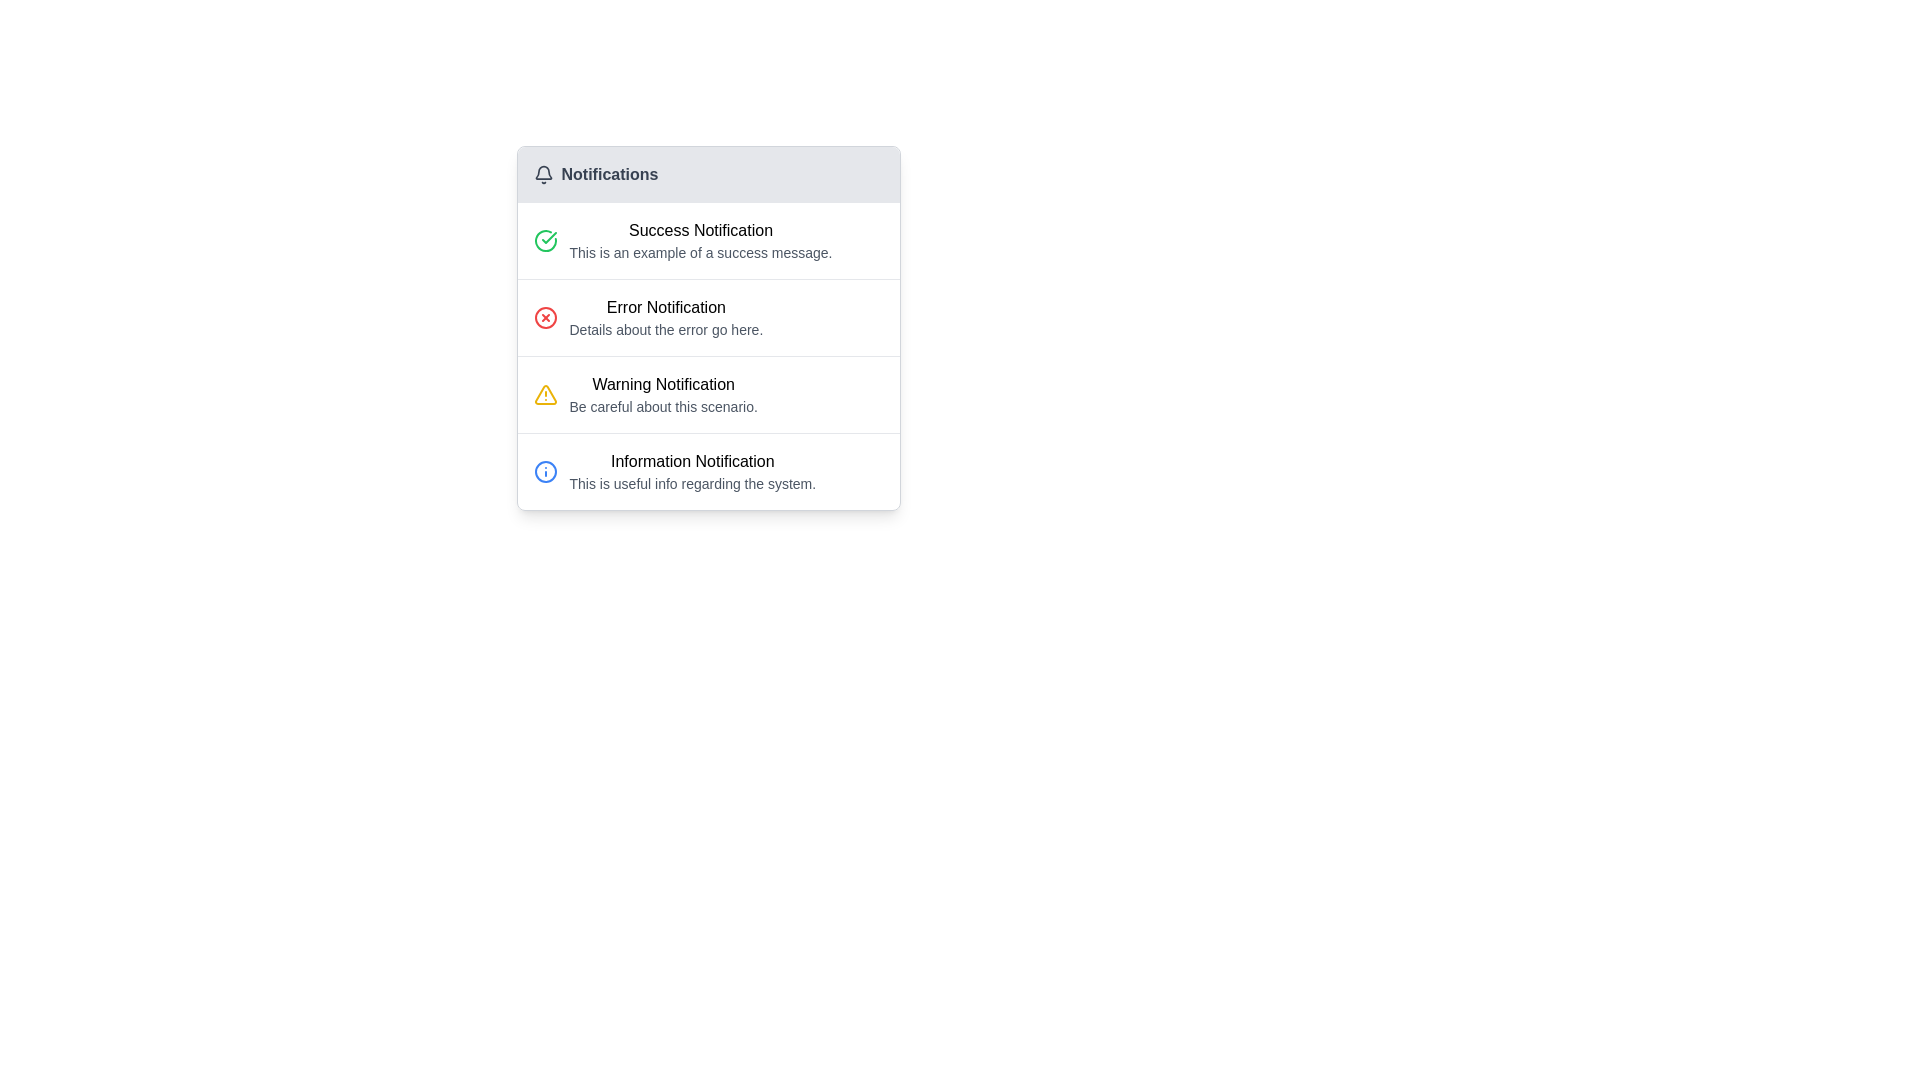 The height and width of the screenshot is (1080, 1920). What do you see at coordinates (692, 462) in the screenshot?
I see `the text label that serves as the title of the information notification, positioned between 'Warning Notification' above and 'This is useful info regarding the system.' below, located in the fourth position of a vertically aligned notification list` at bounding box center [692, 462].